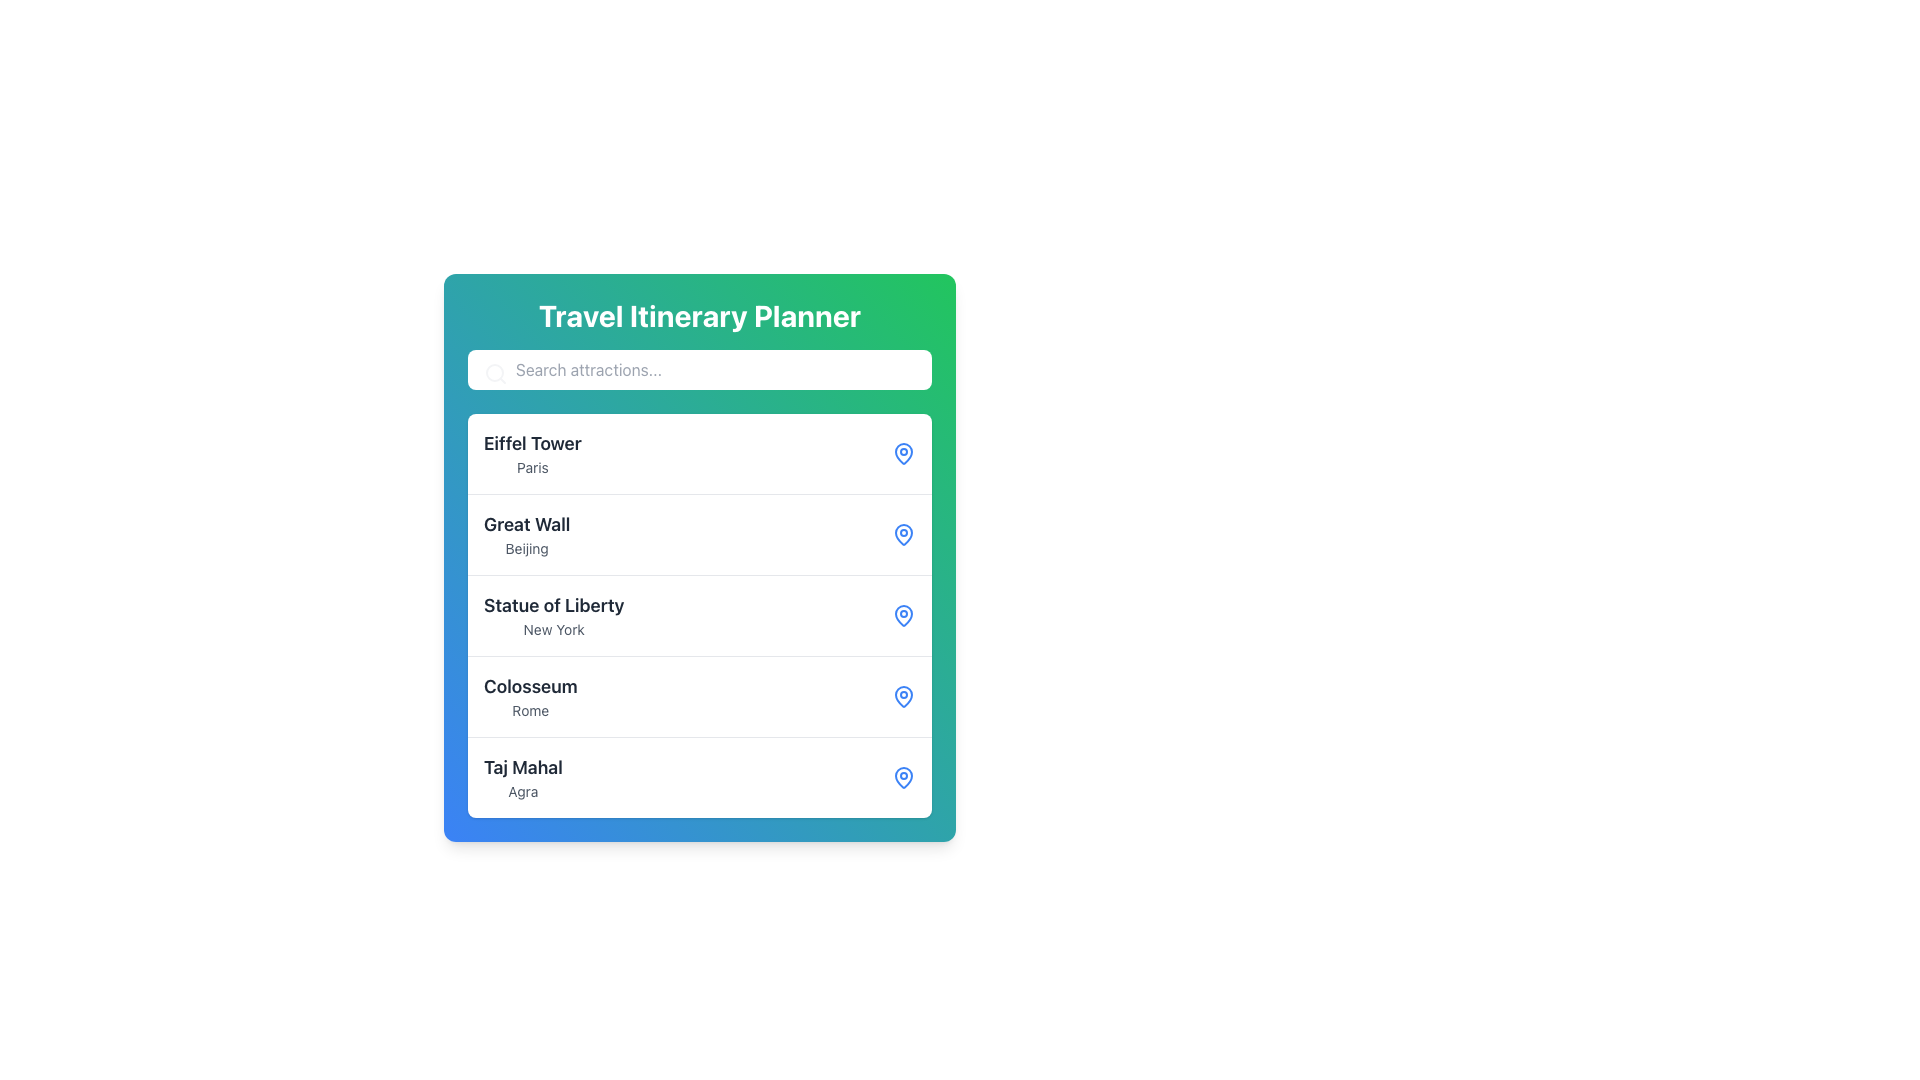 This screenshot has height=1080, width=1920. I want to click on the list item representing the Taj Mahal in the Travel Itinerary Planner, so click(523, 777).